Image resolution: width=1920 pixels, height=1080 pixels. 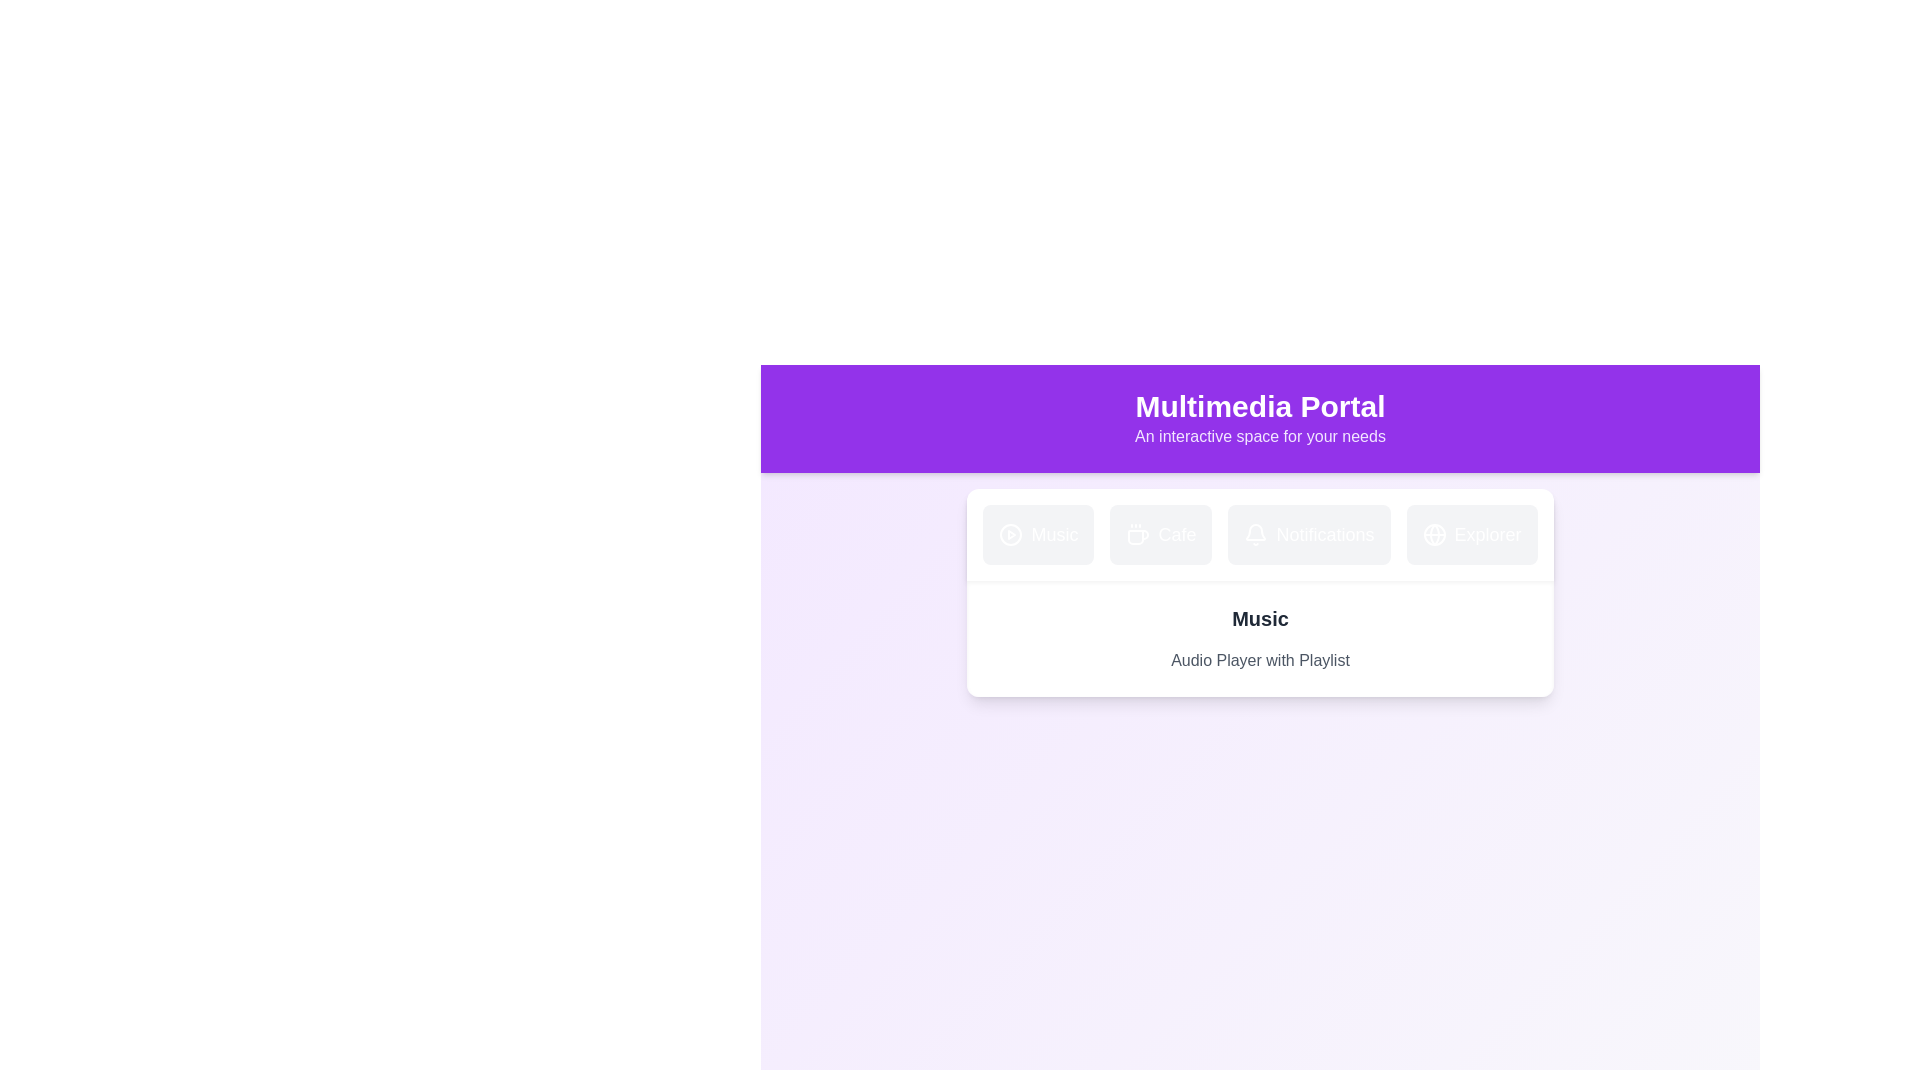 What do you see at coordinates (1259, 435) in the screenshot?
I see `the text element that states 'An interactive space for your needs', styled in light purple and positioned below the 'Multimedia Portal' title within the purple header section` at bounding box center [1259, 435].